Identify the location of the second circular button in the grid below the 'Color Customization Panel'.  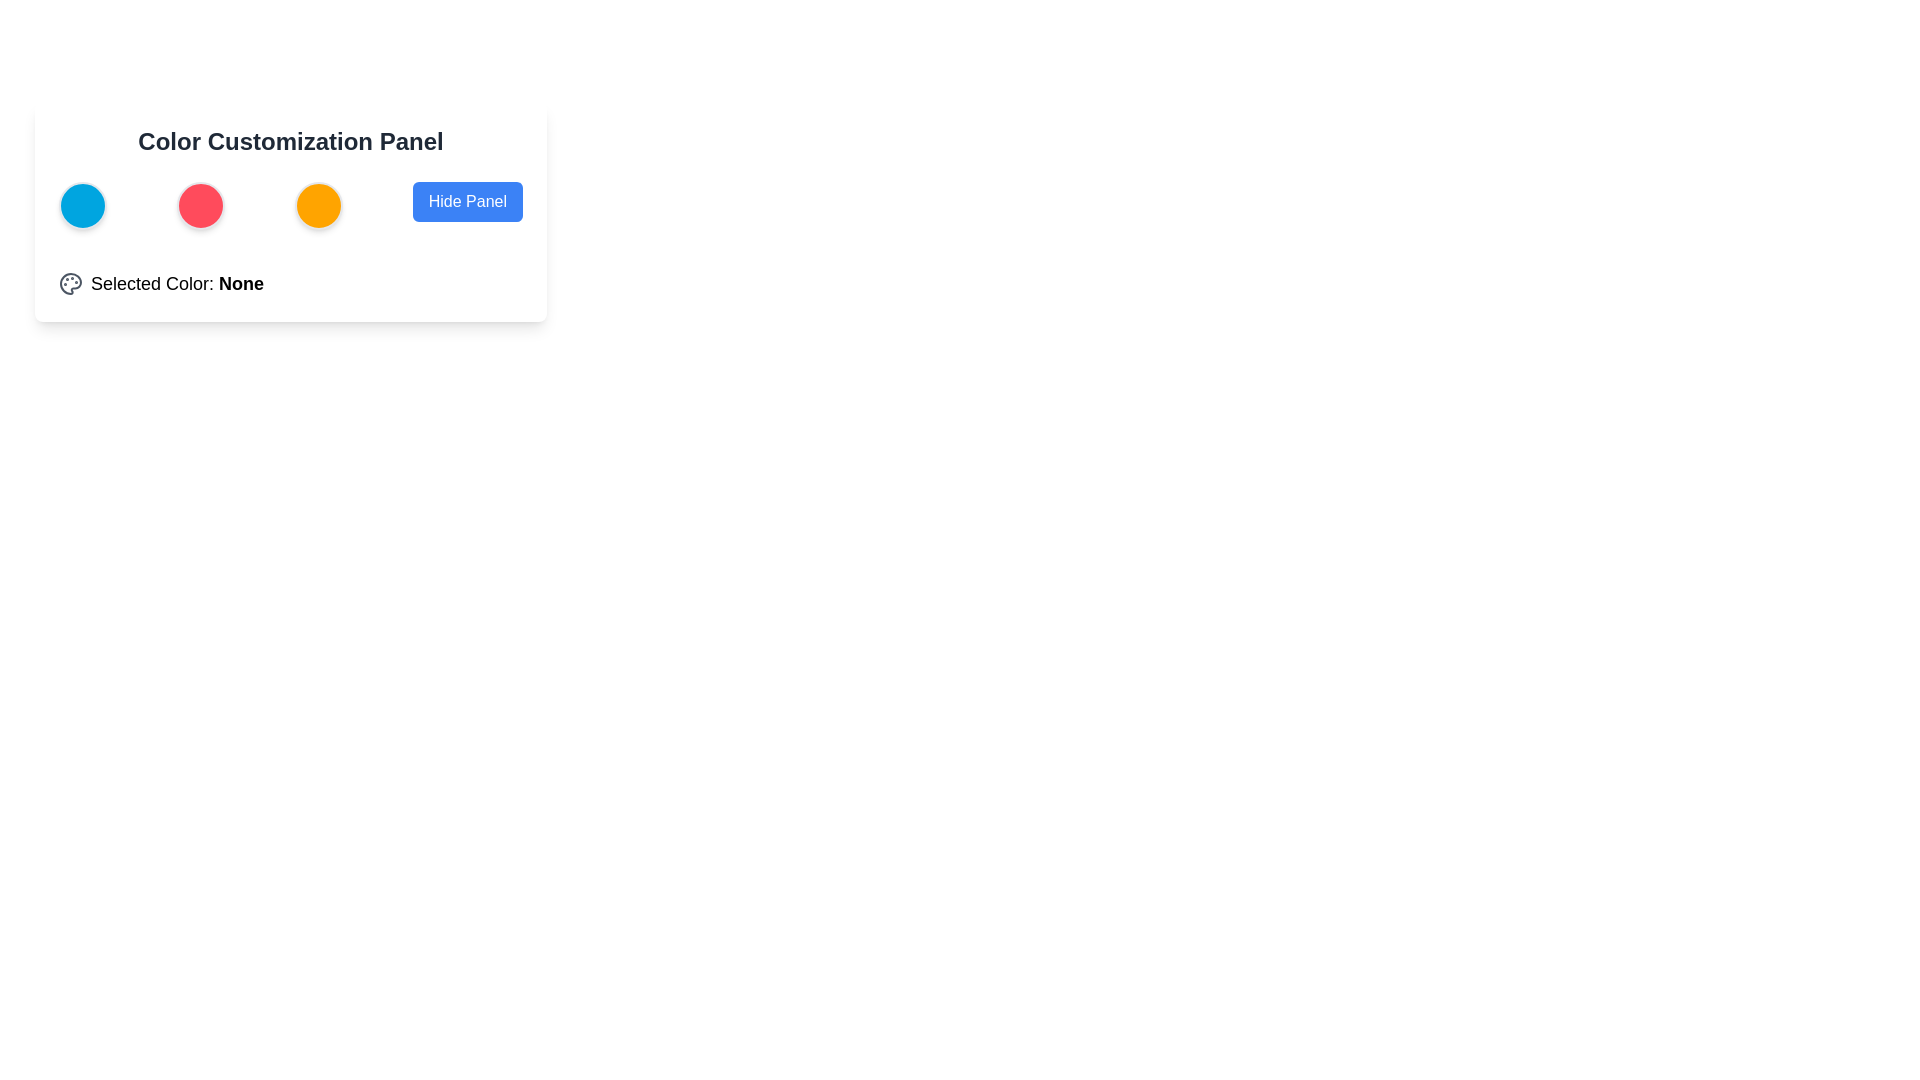
(200, 205).